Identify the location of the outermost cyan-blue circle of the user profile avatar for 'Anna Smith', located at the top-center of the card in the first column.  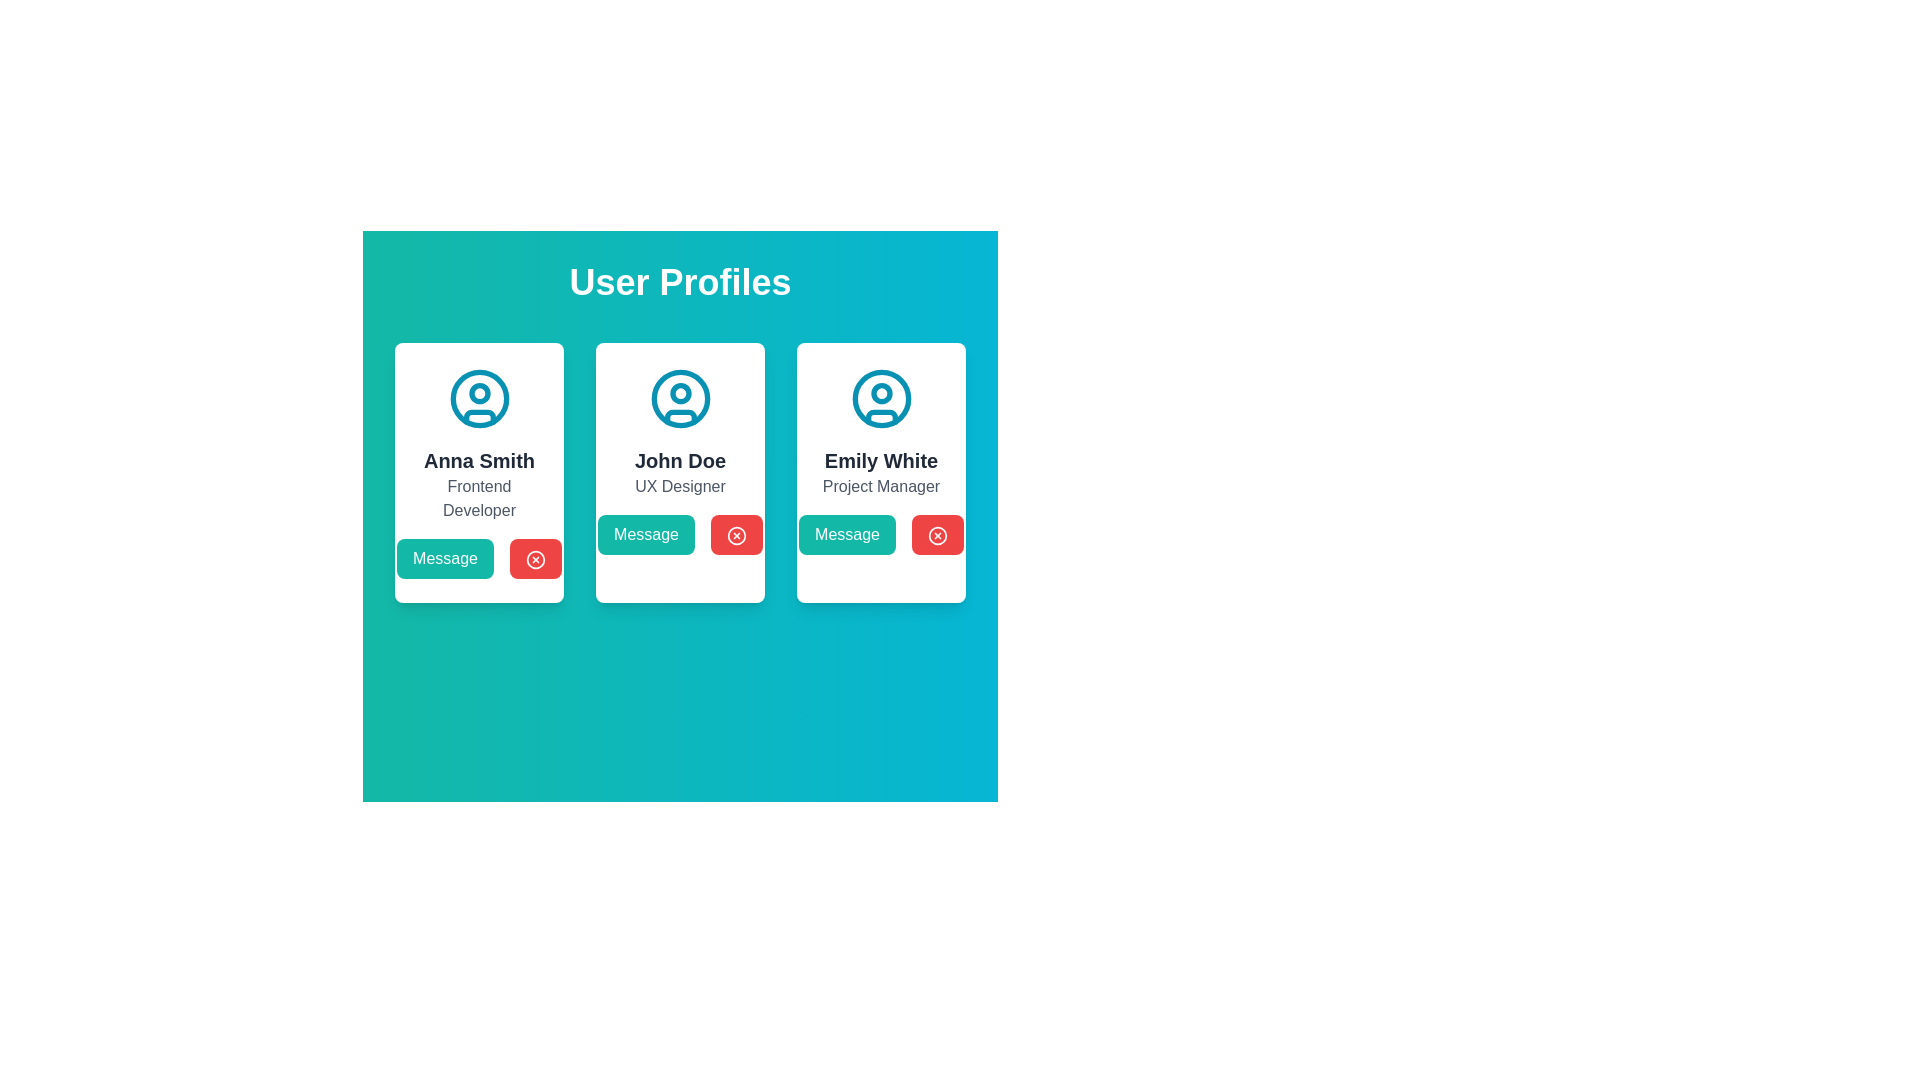
(478, 398).